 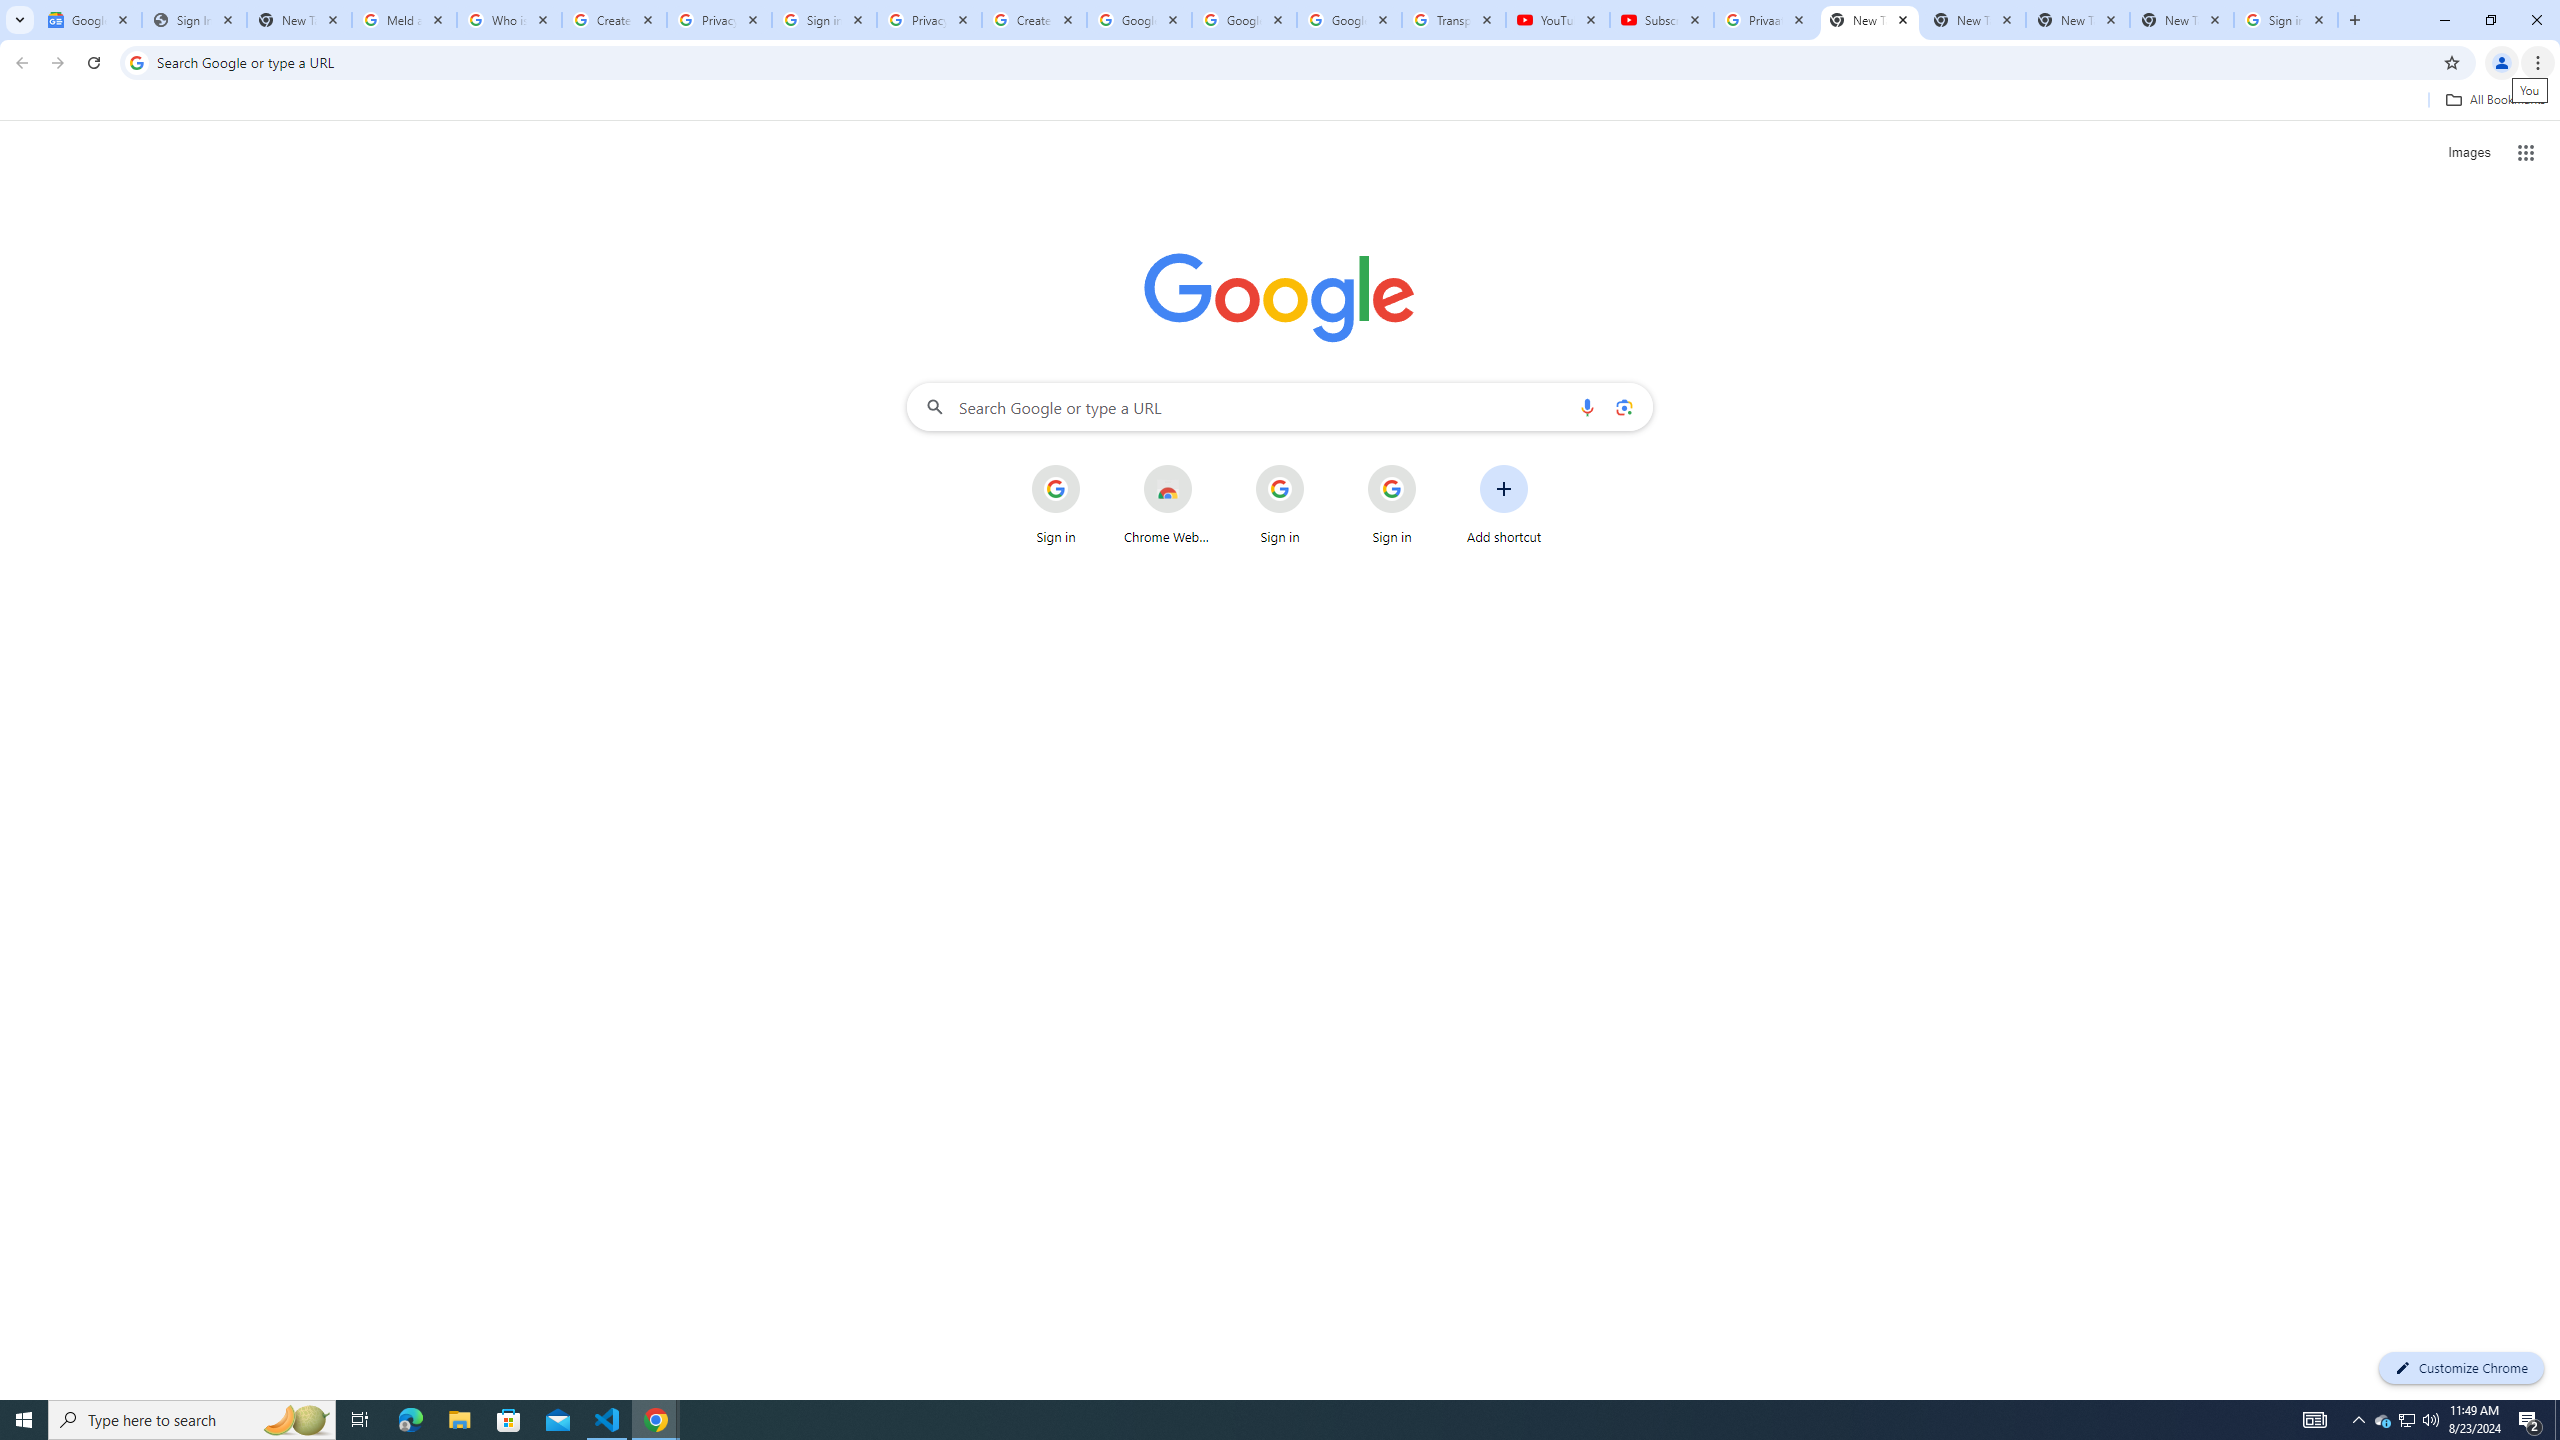 I want to click on 'YouTube', so click(x=1557, y=19).